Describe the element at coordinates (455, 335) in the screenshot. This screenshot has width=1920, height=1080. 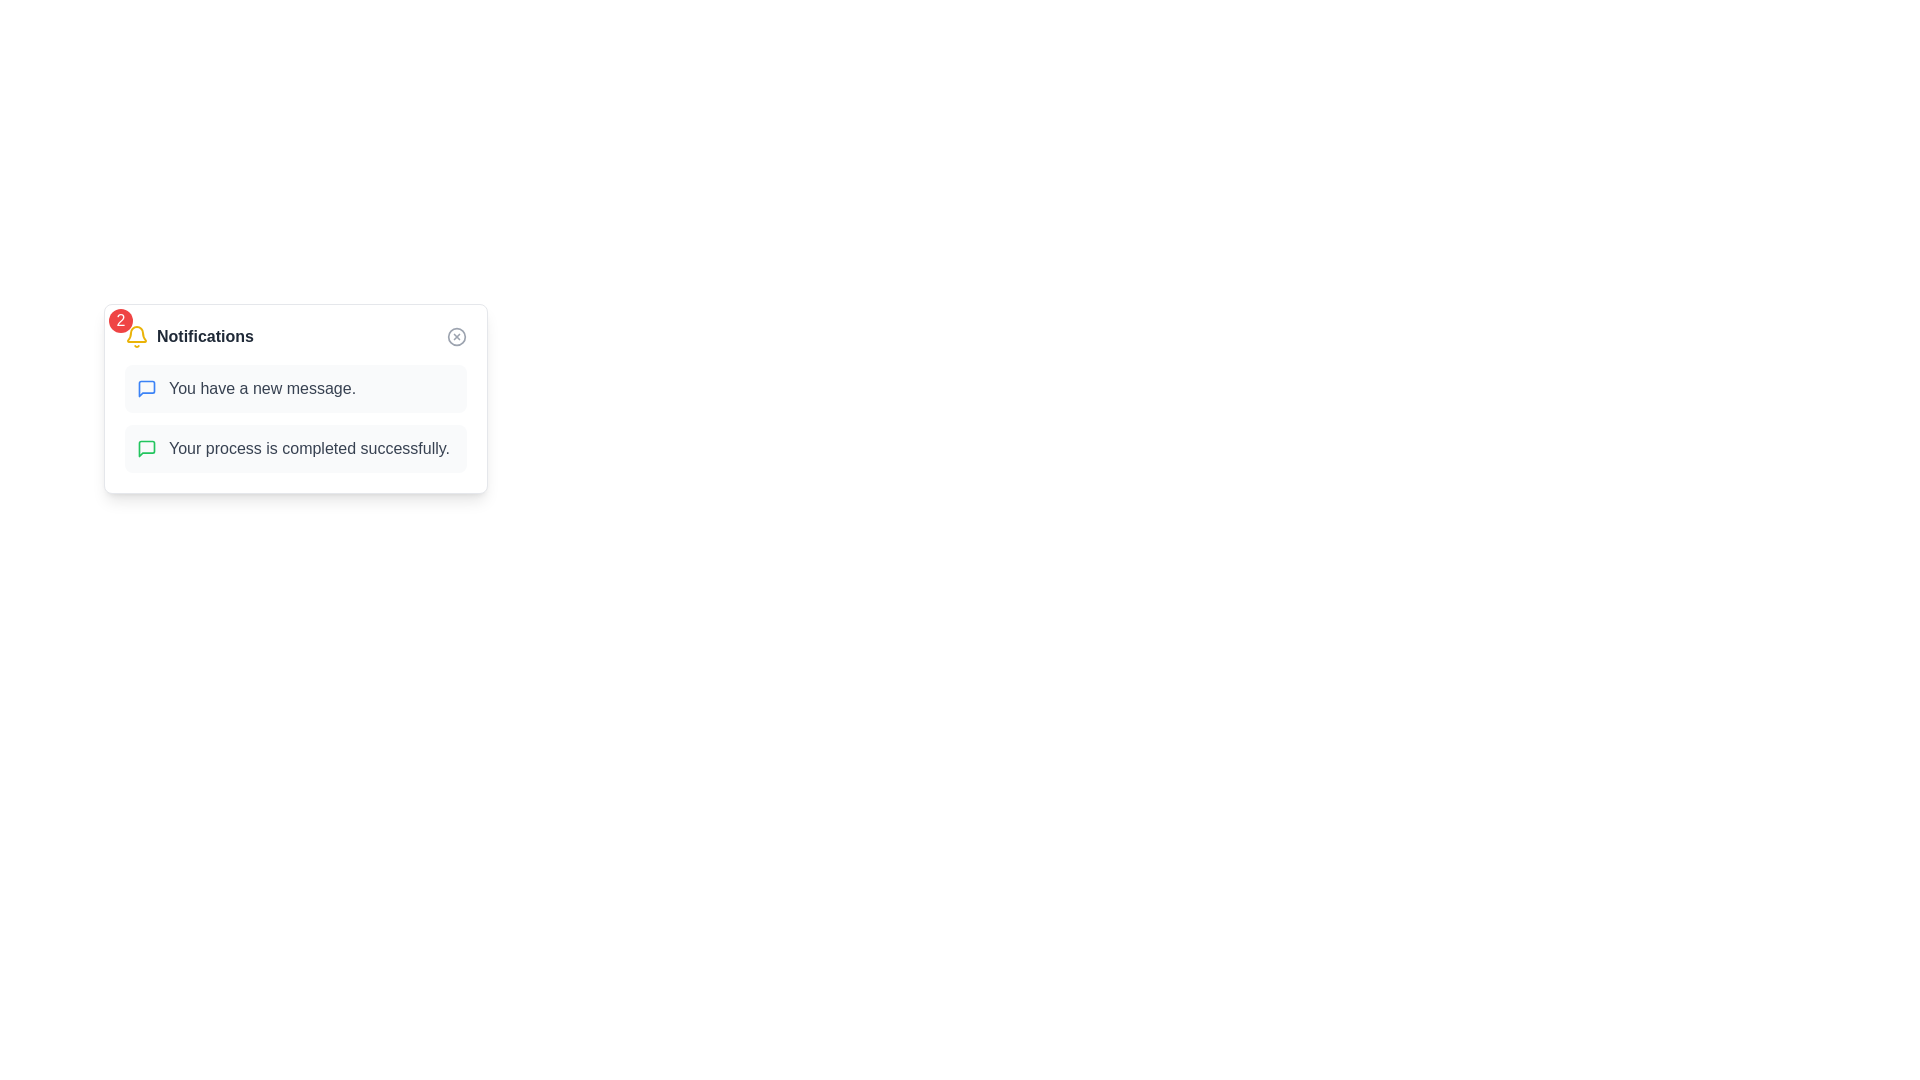
I see `the circular gray button with an 'X' symbol located in the top-right corner of the notification panel` at that location.